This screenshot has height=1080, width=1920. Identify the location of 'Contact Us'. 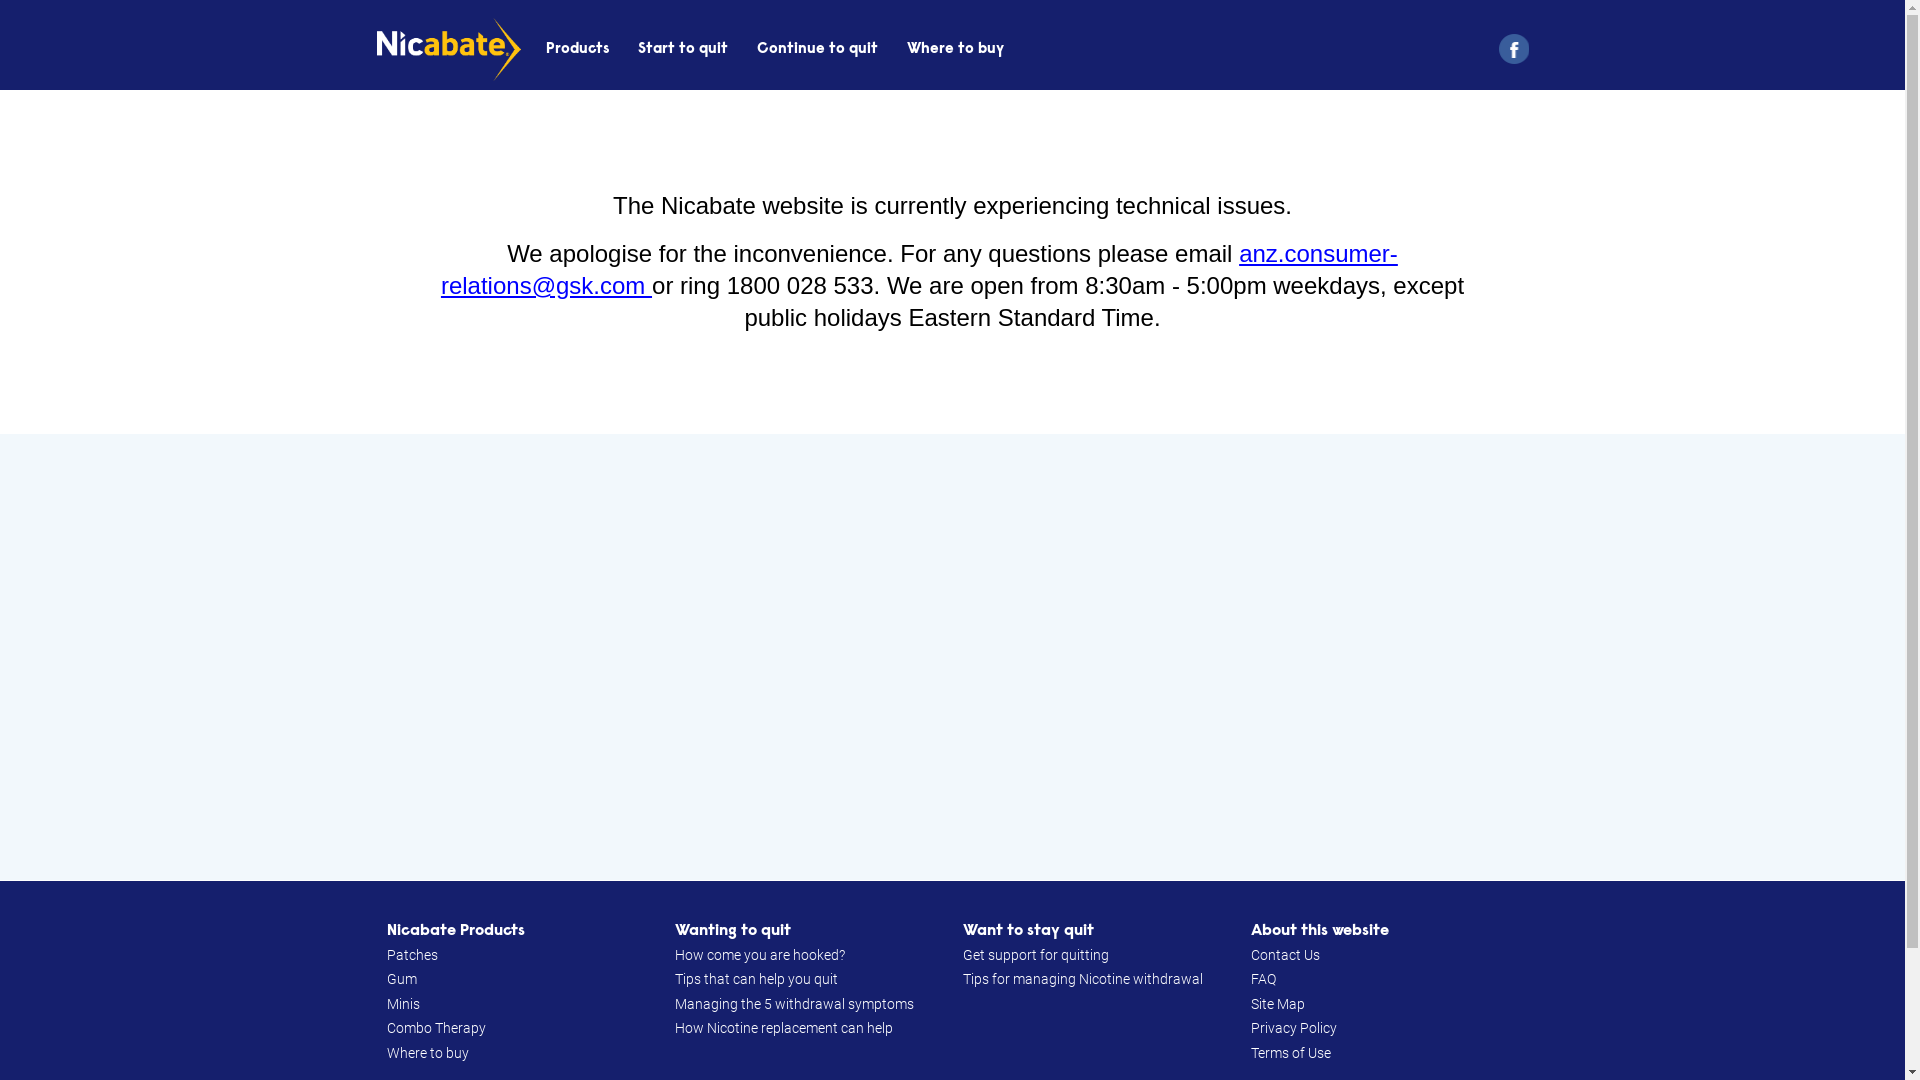
(1284, 954).